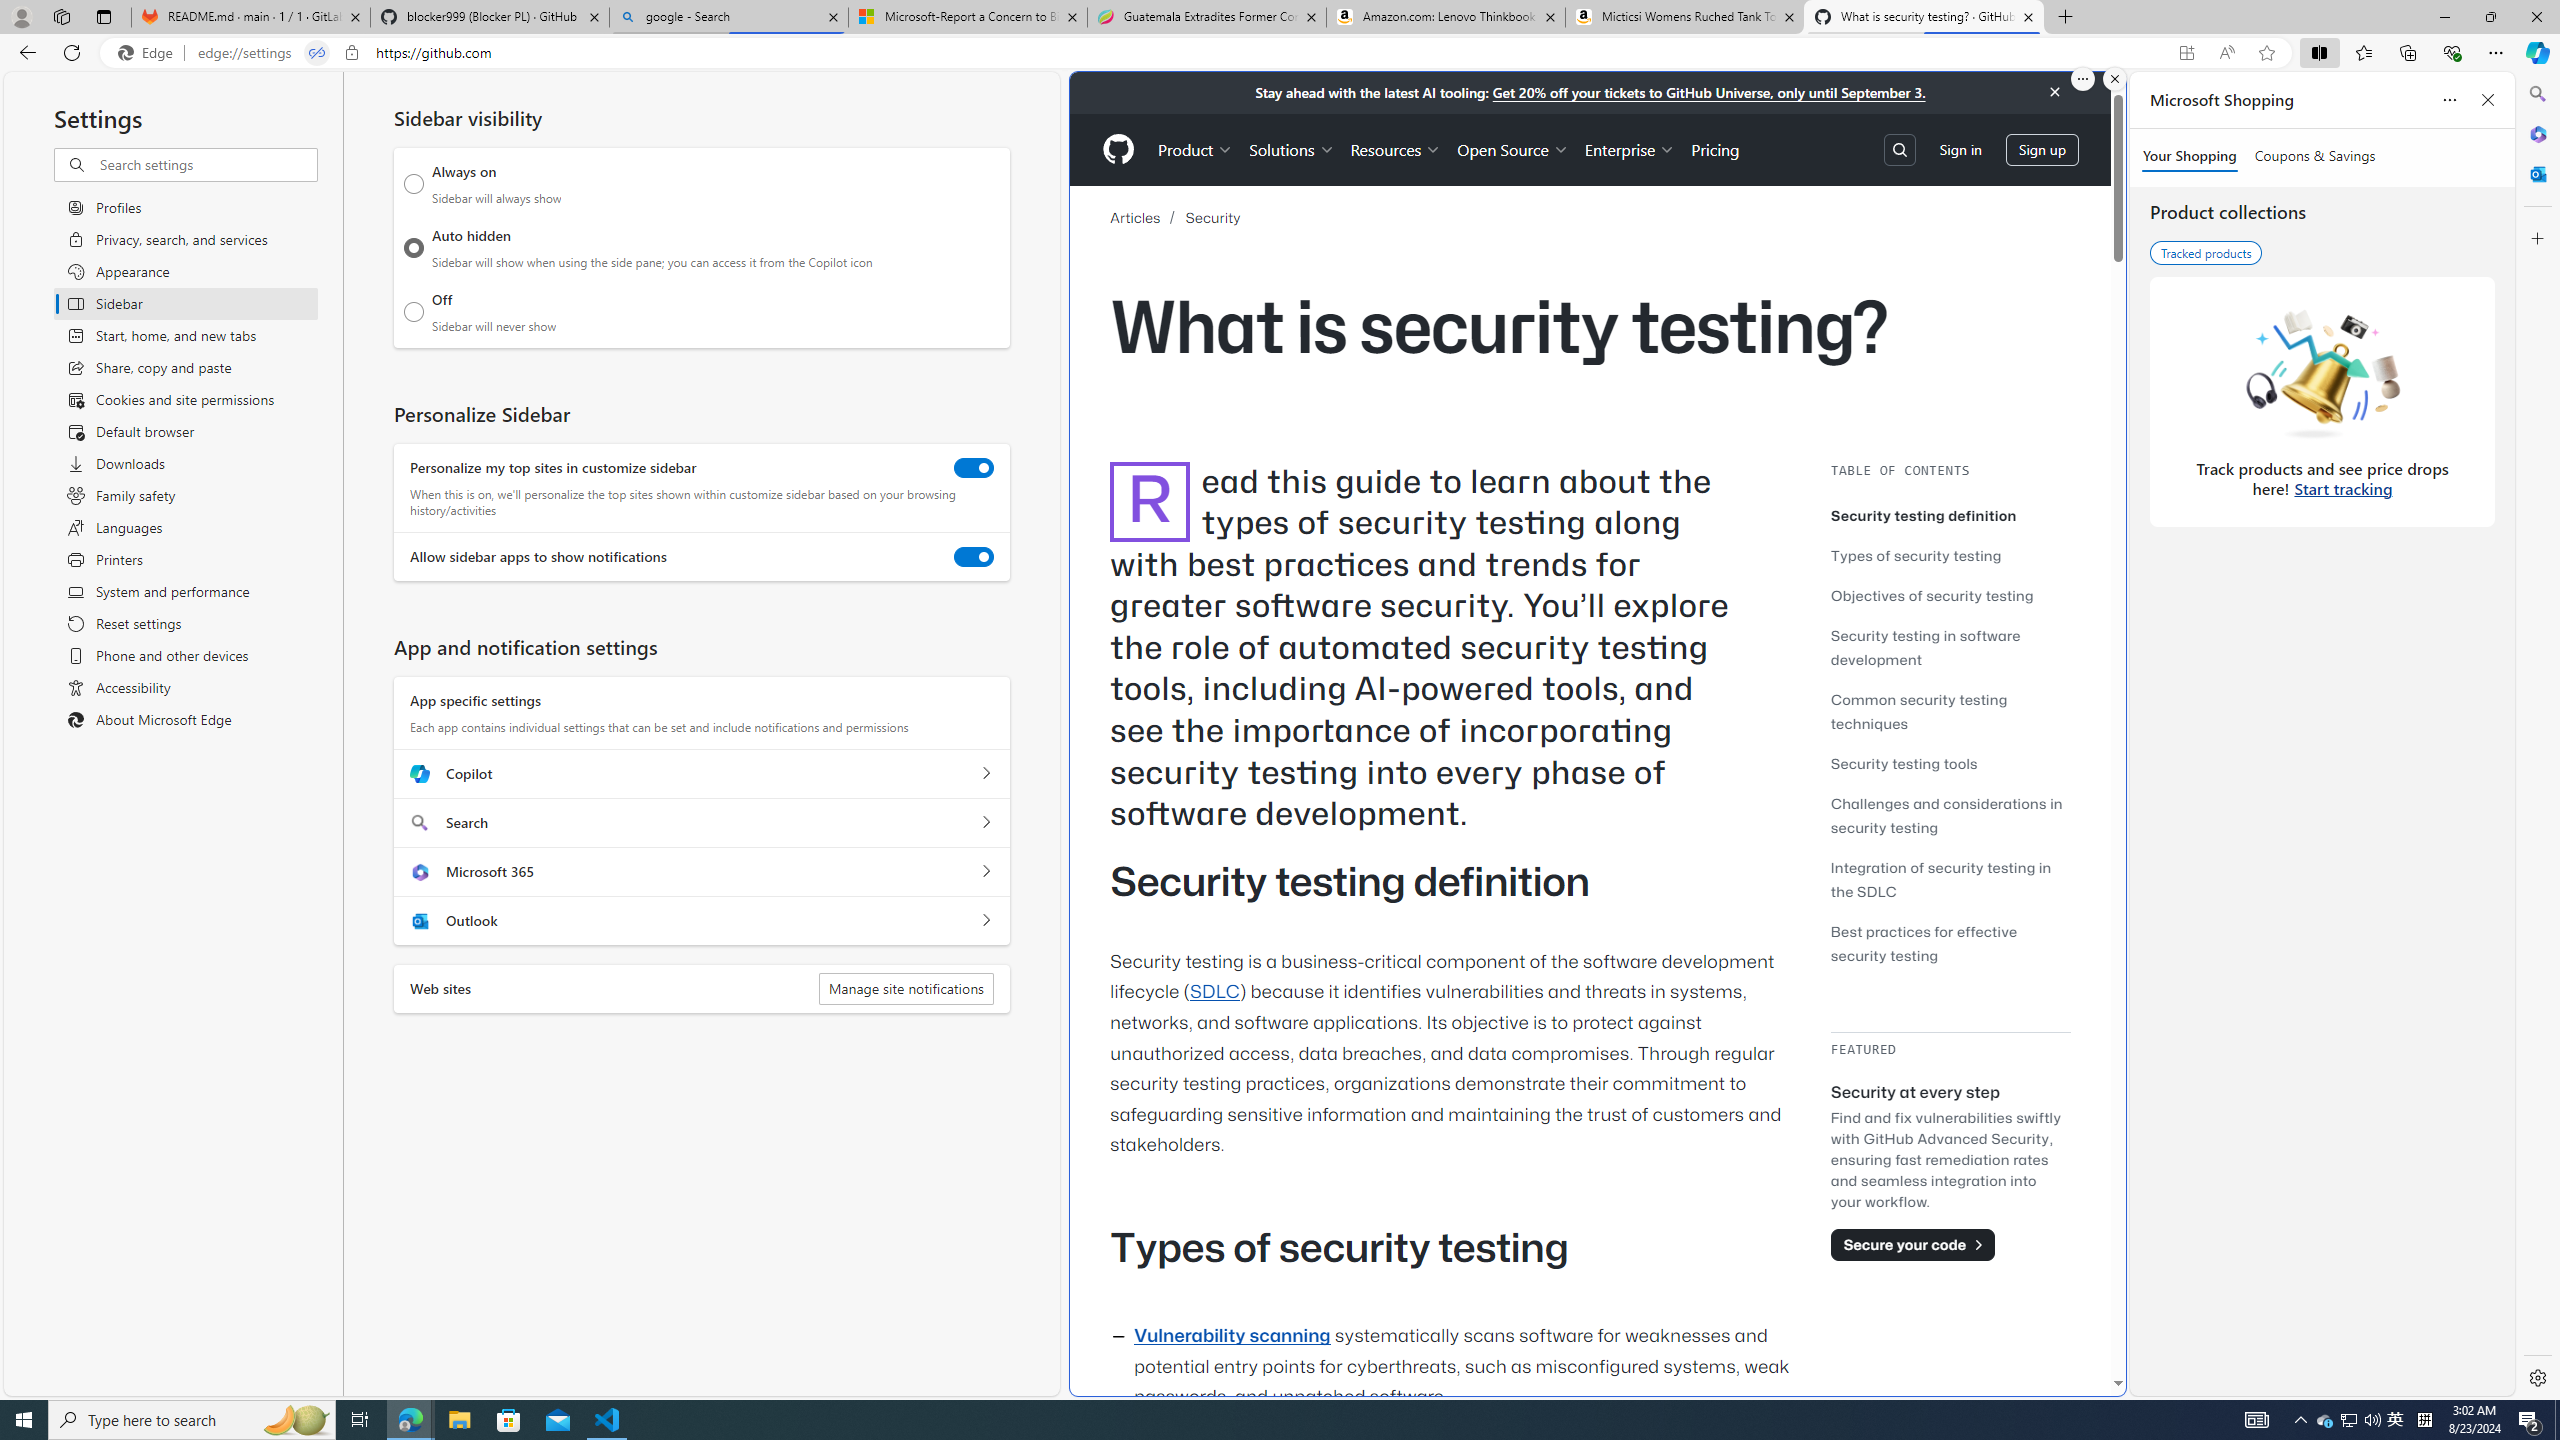  Describe the element at coordinates (1292, 149) in the screenshot. I see `'Solutions'` at that location.